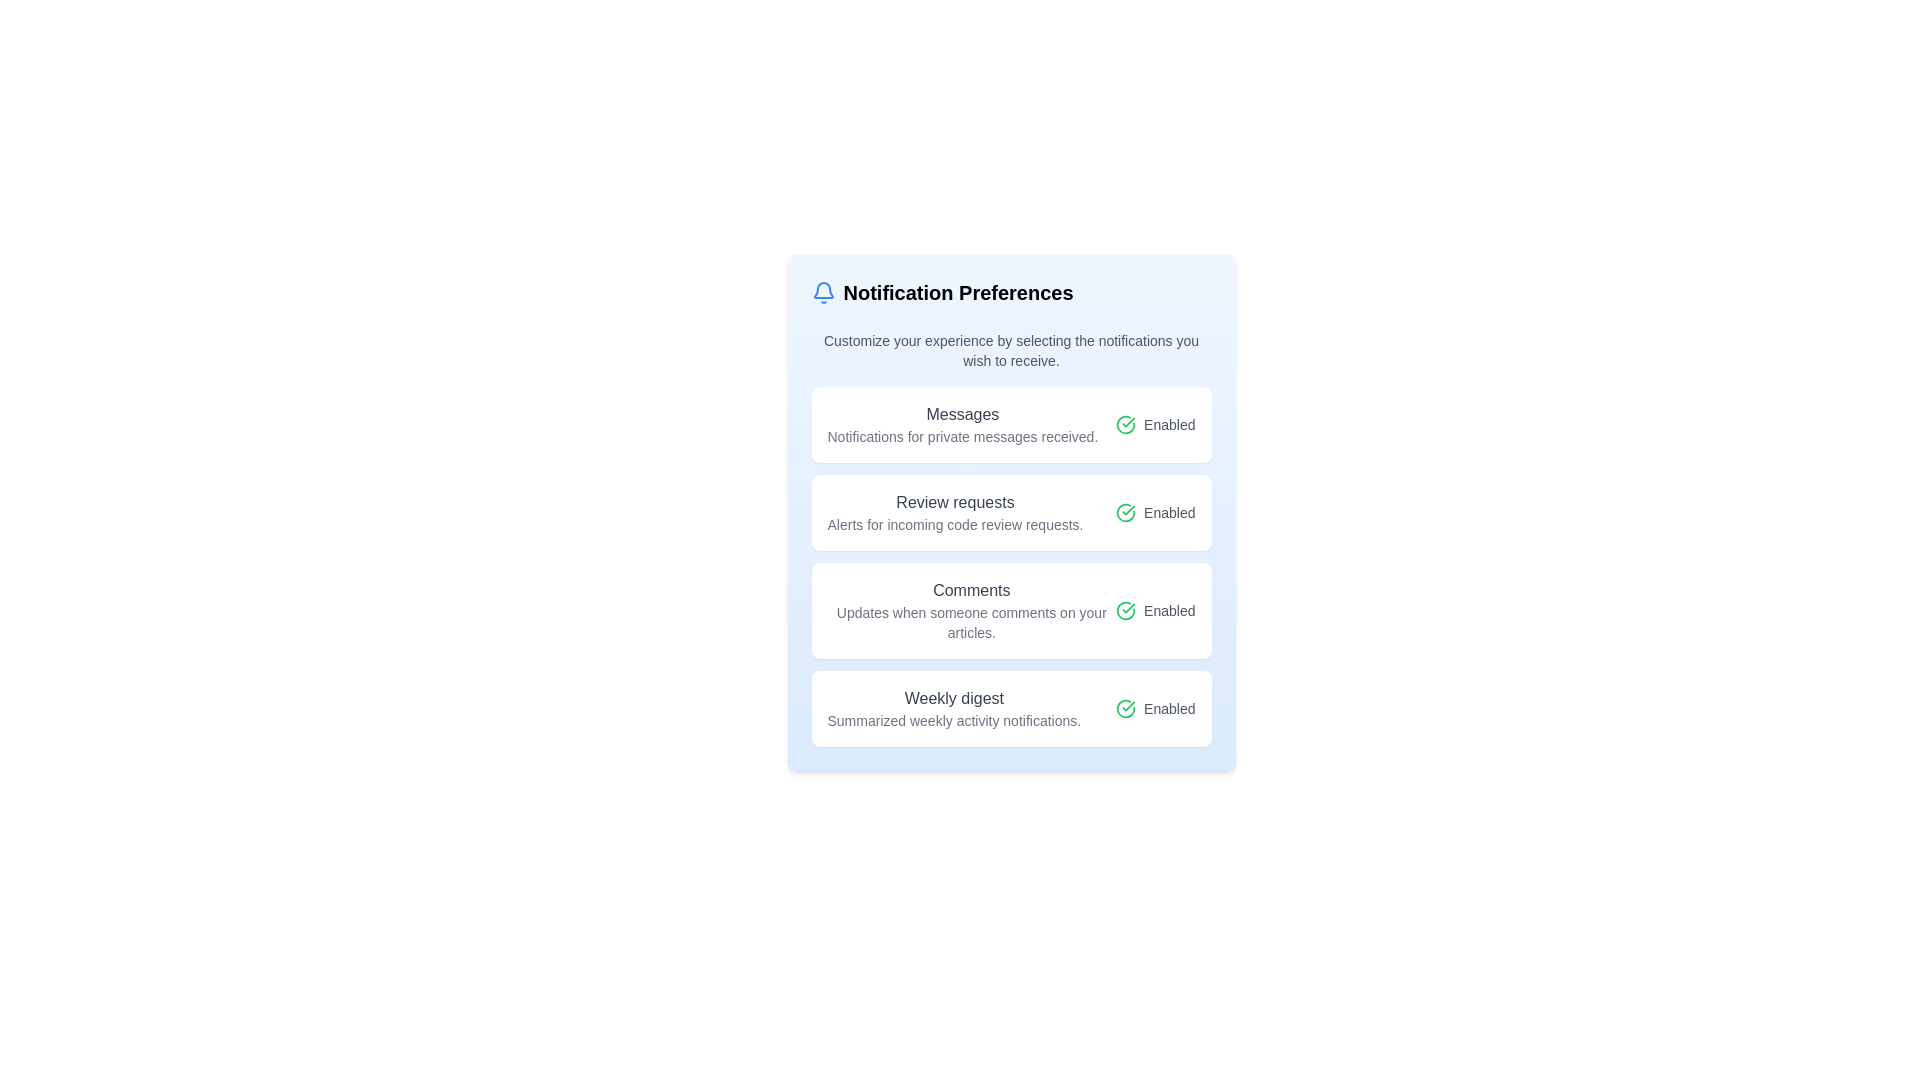 This screenshot has height=1080, width=1920. What do you see at coordinates (1011, 350) in the screenshot?
I see `text paragraph styled with small font size and gray color, located below the title 'Notification Preferences' and above the list of notification options` at bounding box center [1011, 350].